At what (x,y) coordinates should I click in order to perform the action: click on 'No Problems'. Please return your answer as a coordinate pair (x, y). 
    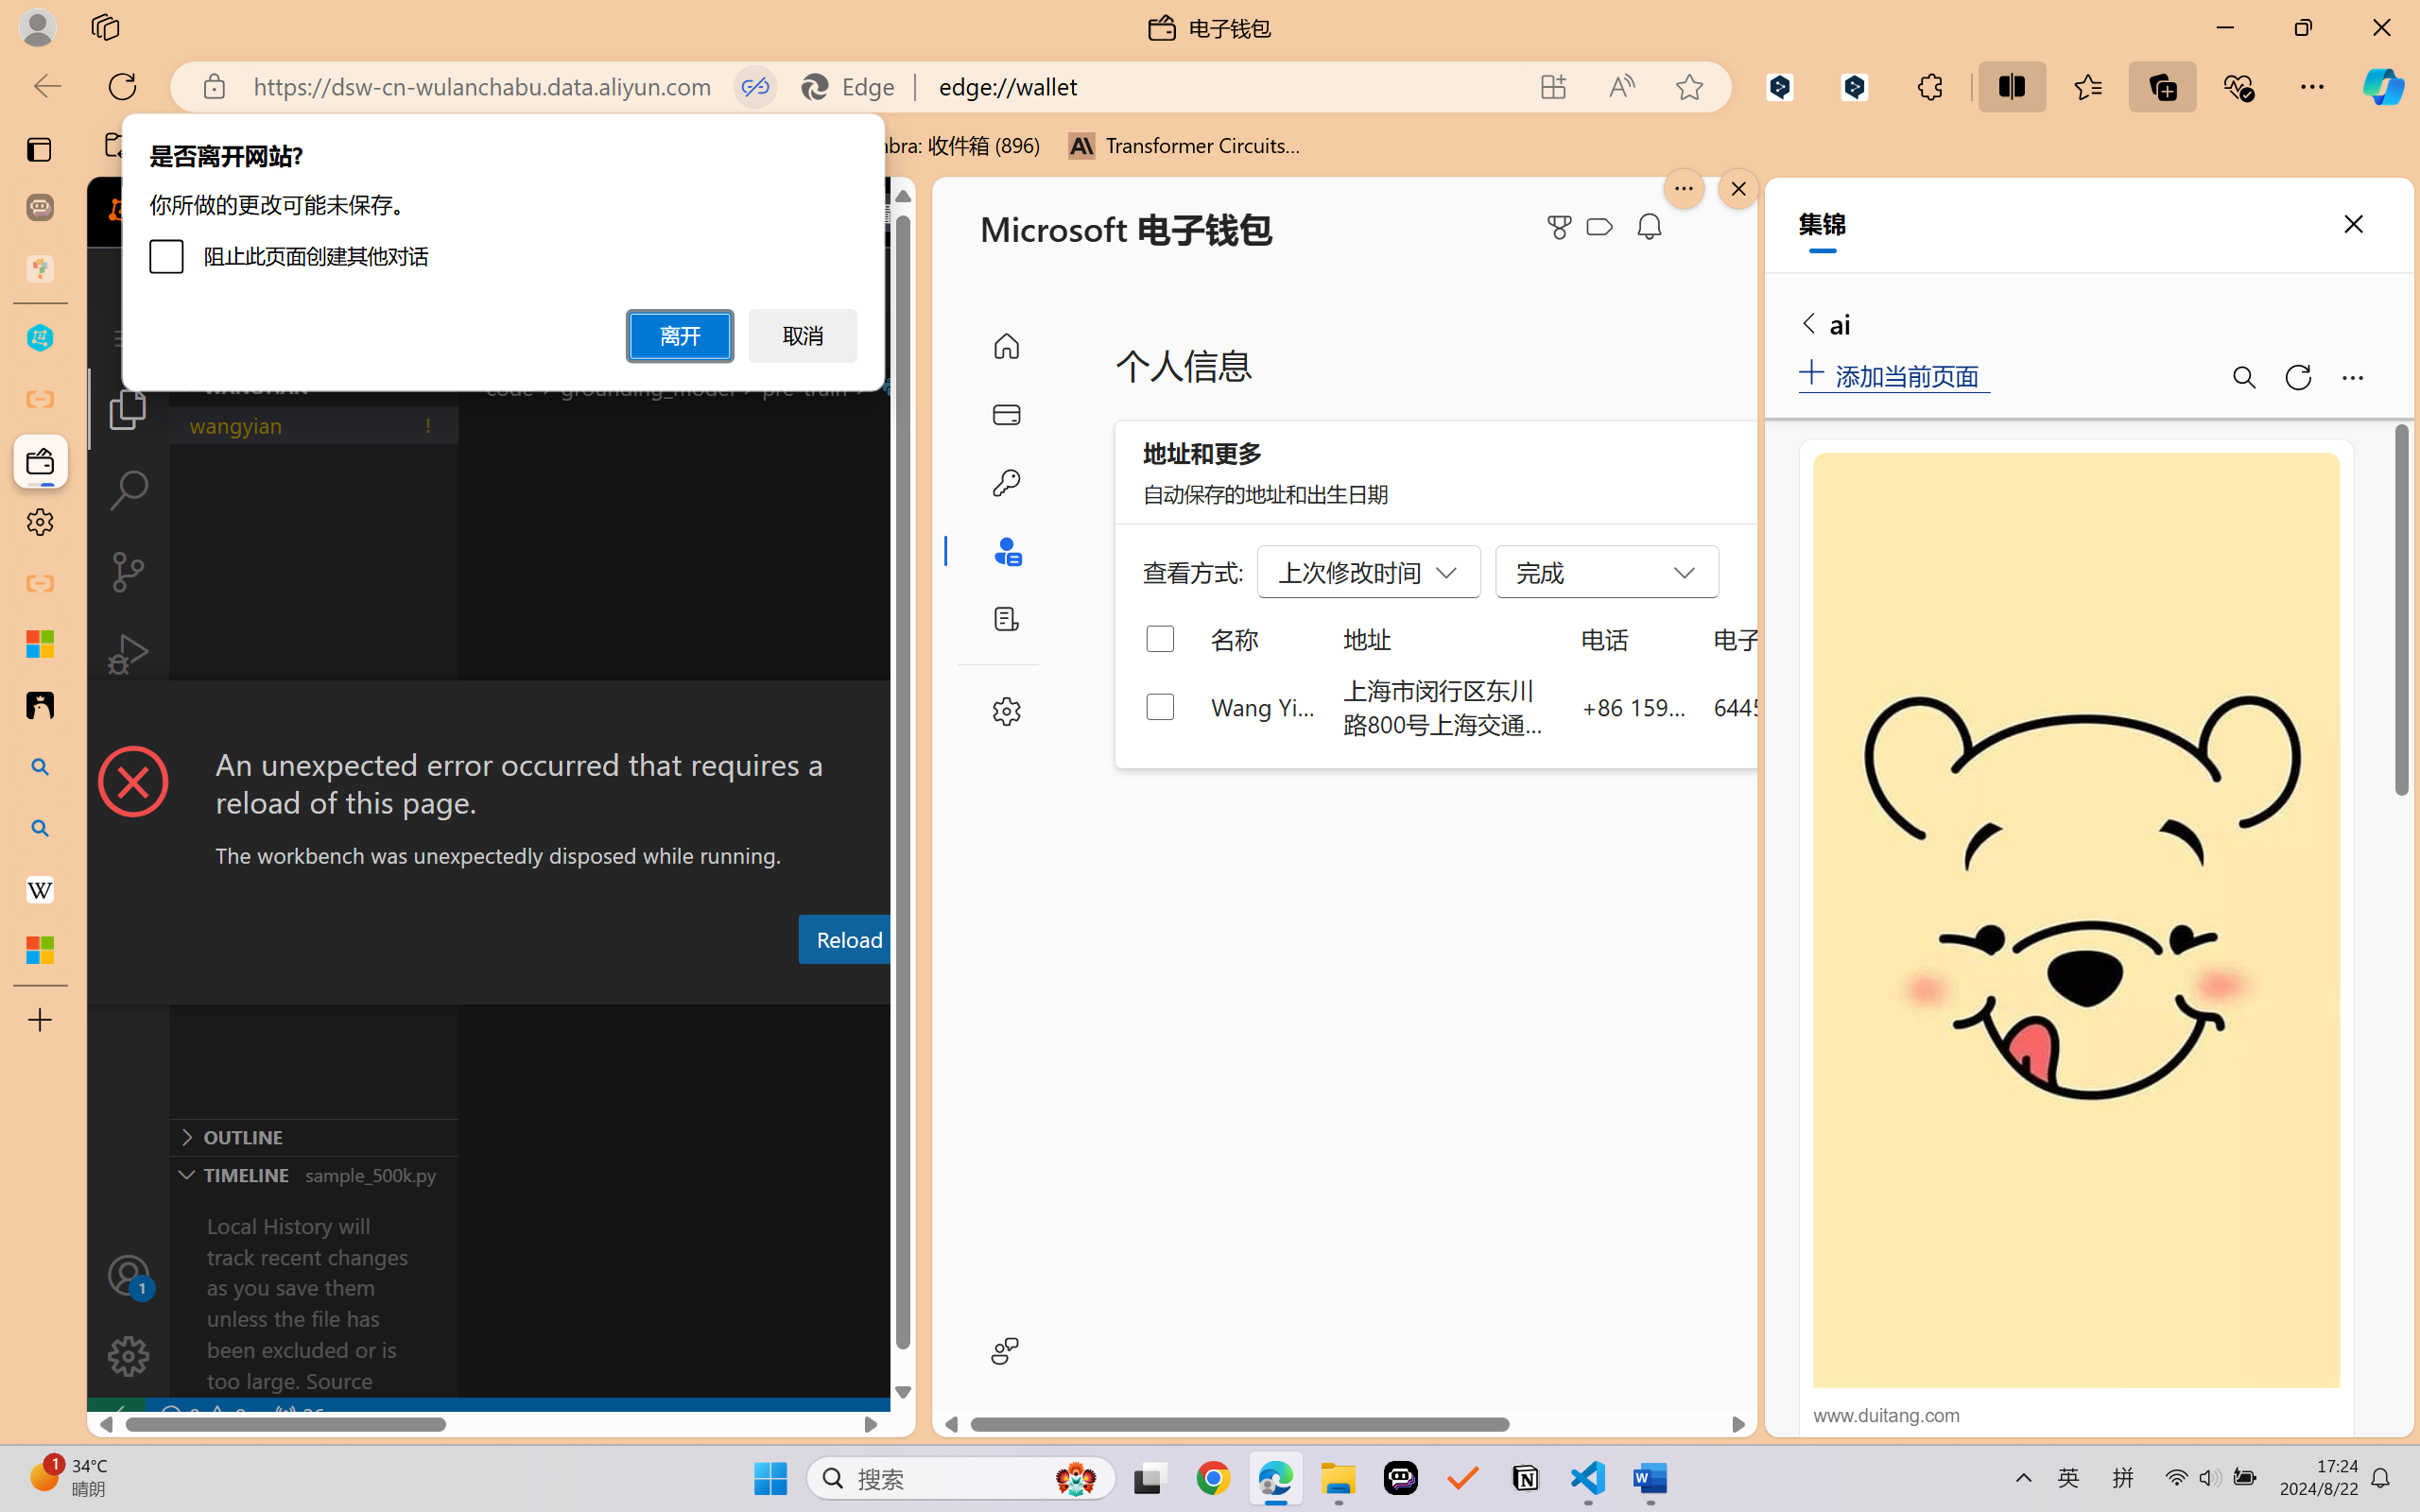
    Looking at the image, I should click on (200, 1415).